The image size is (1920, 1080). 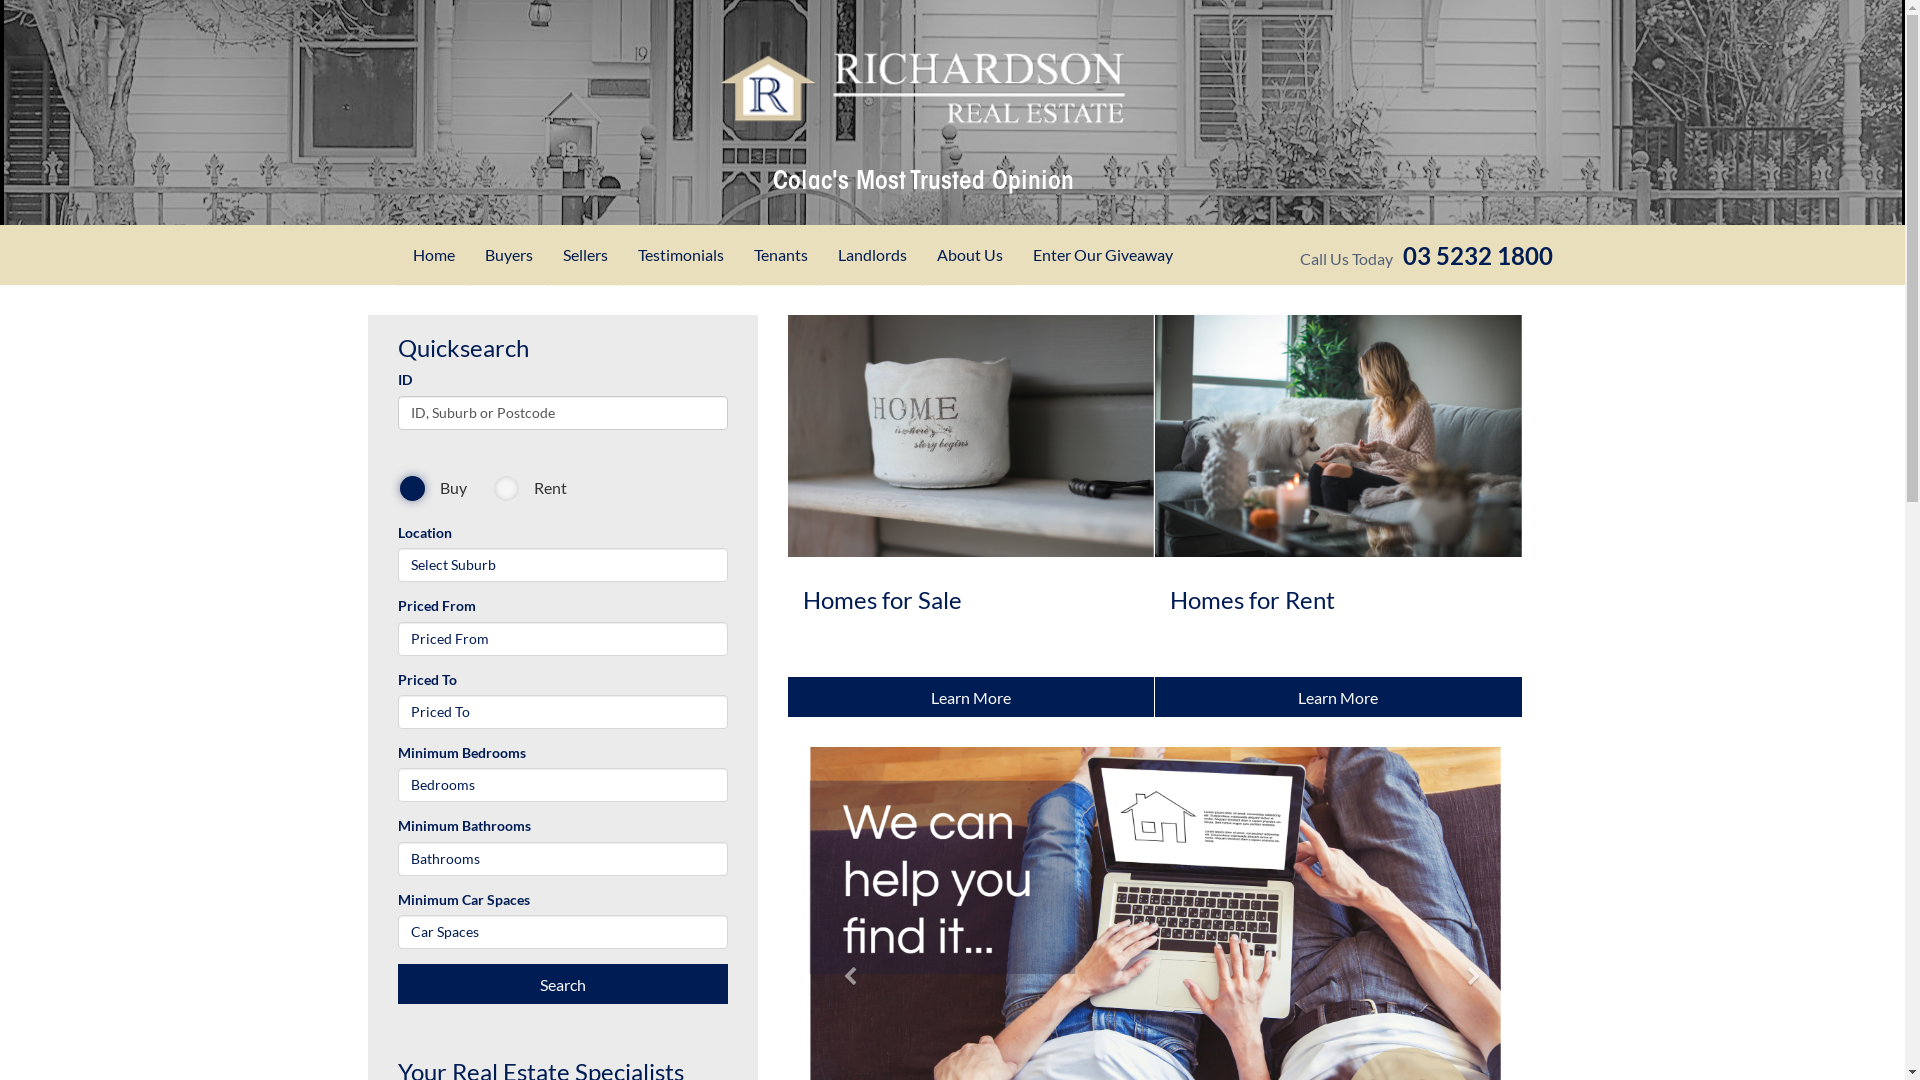 What do you see at coordinates (1338, 515) in the screenshot?
I see `'Homes for Rent` at bounding box center [1338, 515].